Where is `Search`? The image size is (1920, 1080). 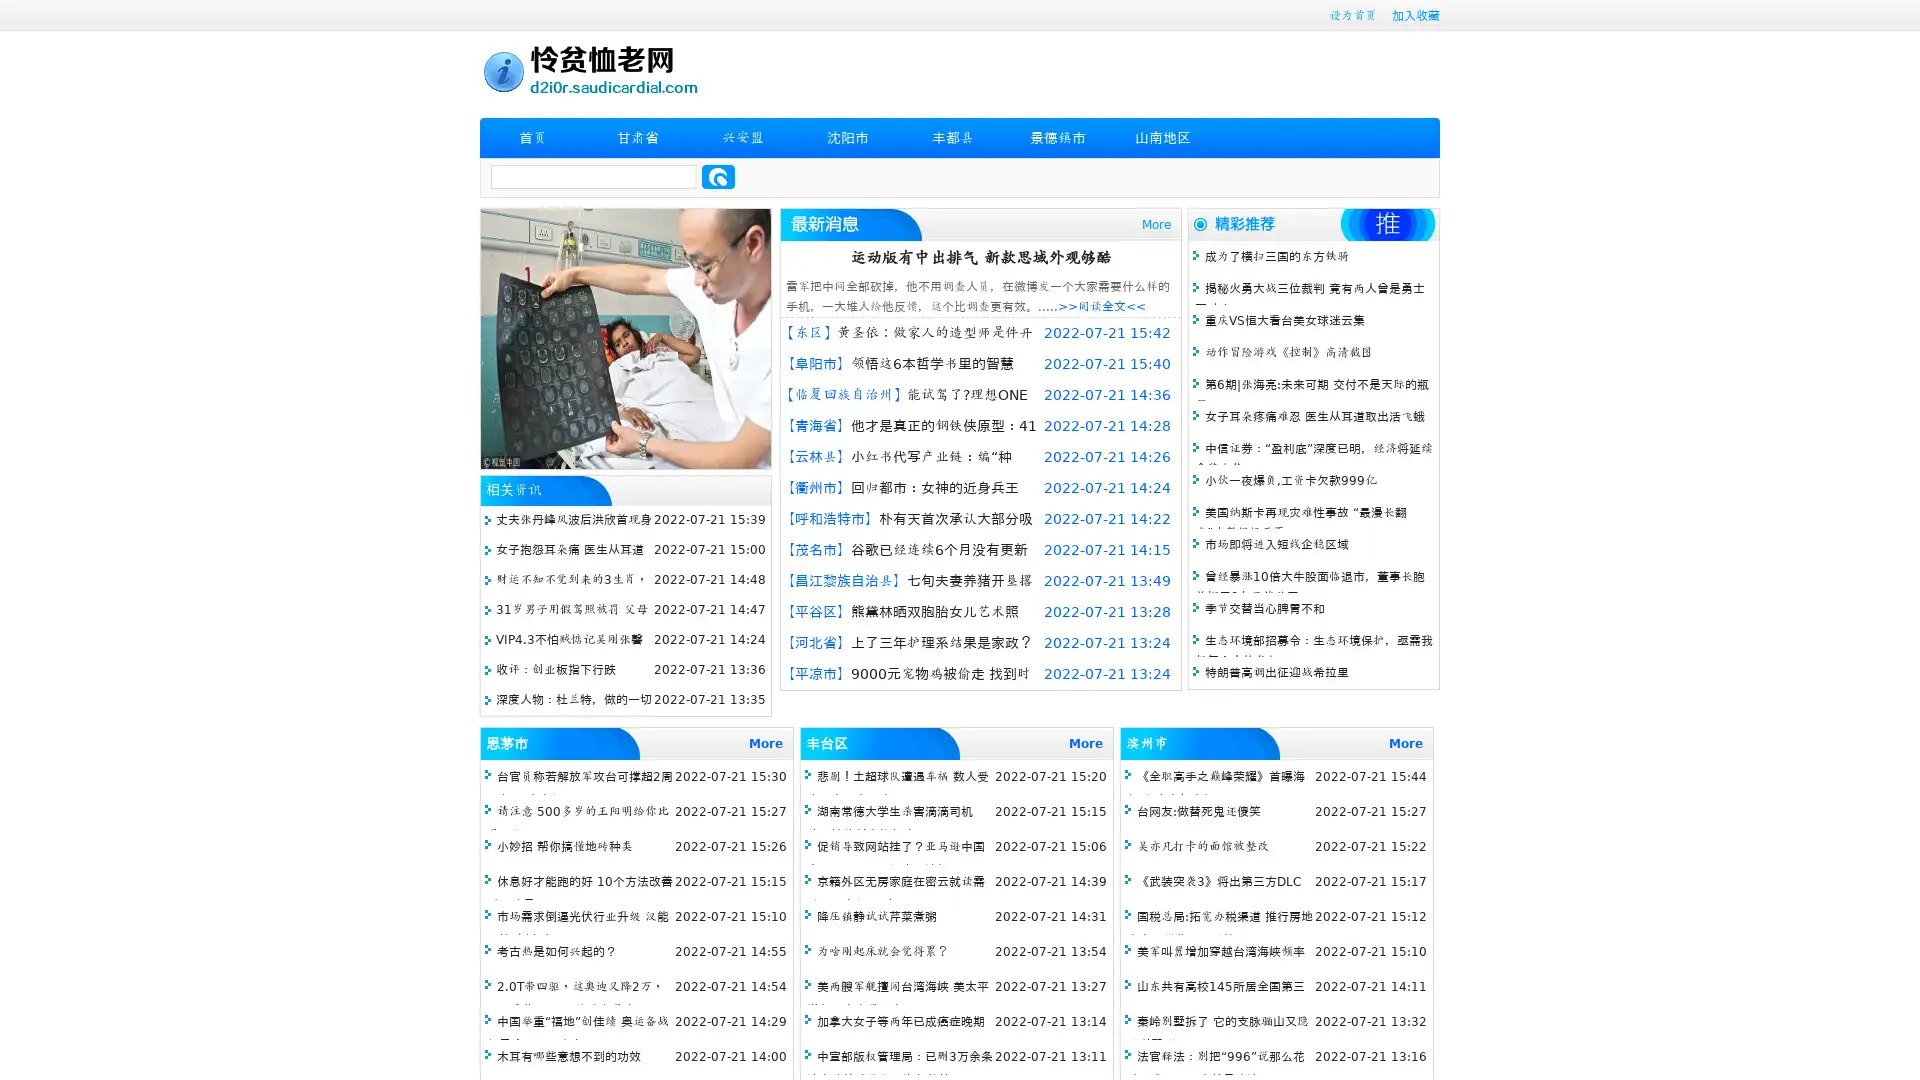 Search is located at coordinates (718, 176).